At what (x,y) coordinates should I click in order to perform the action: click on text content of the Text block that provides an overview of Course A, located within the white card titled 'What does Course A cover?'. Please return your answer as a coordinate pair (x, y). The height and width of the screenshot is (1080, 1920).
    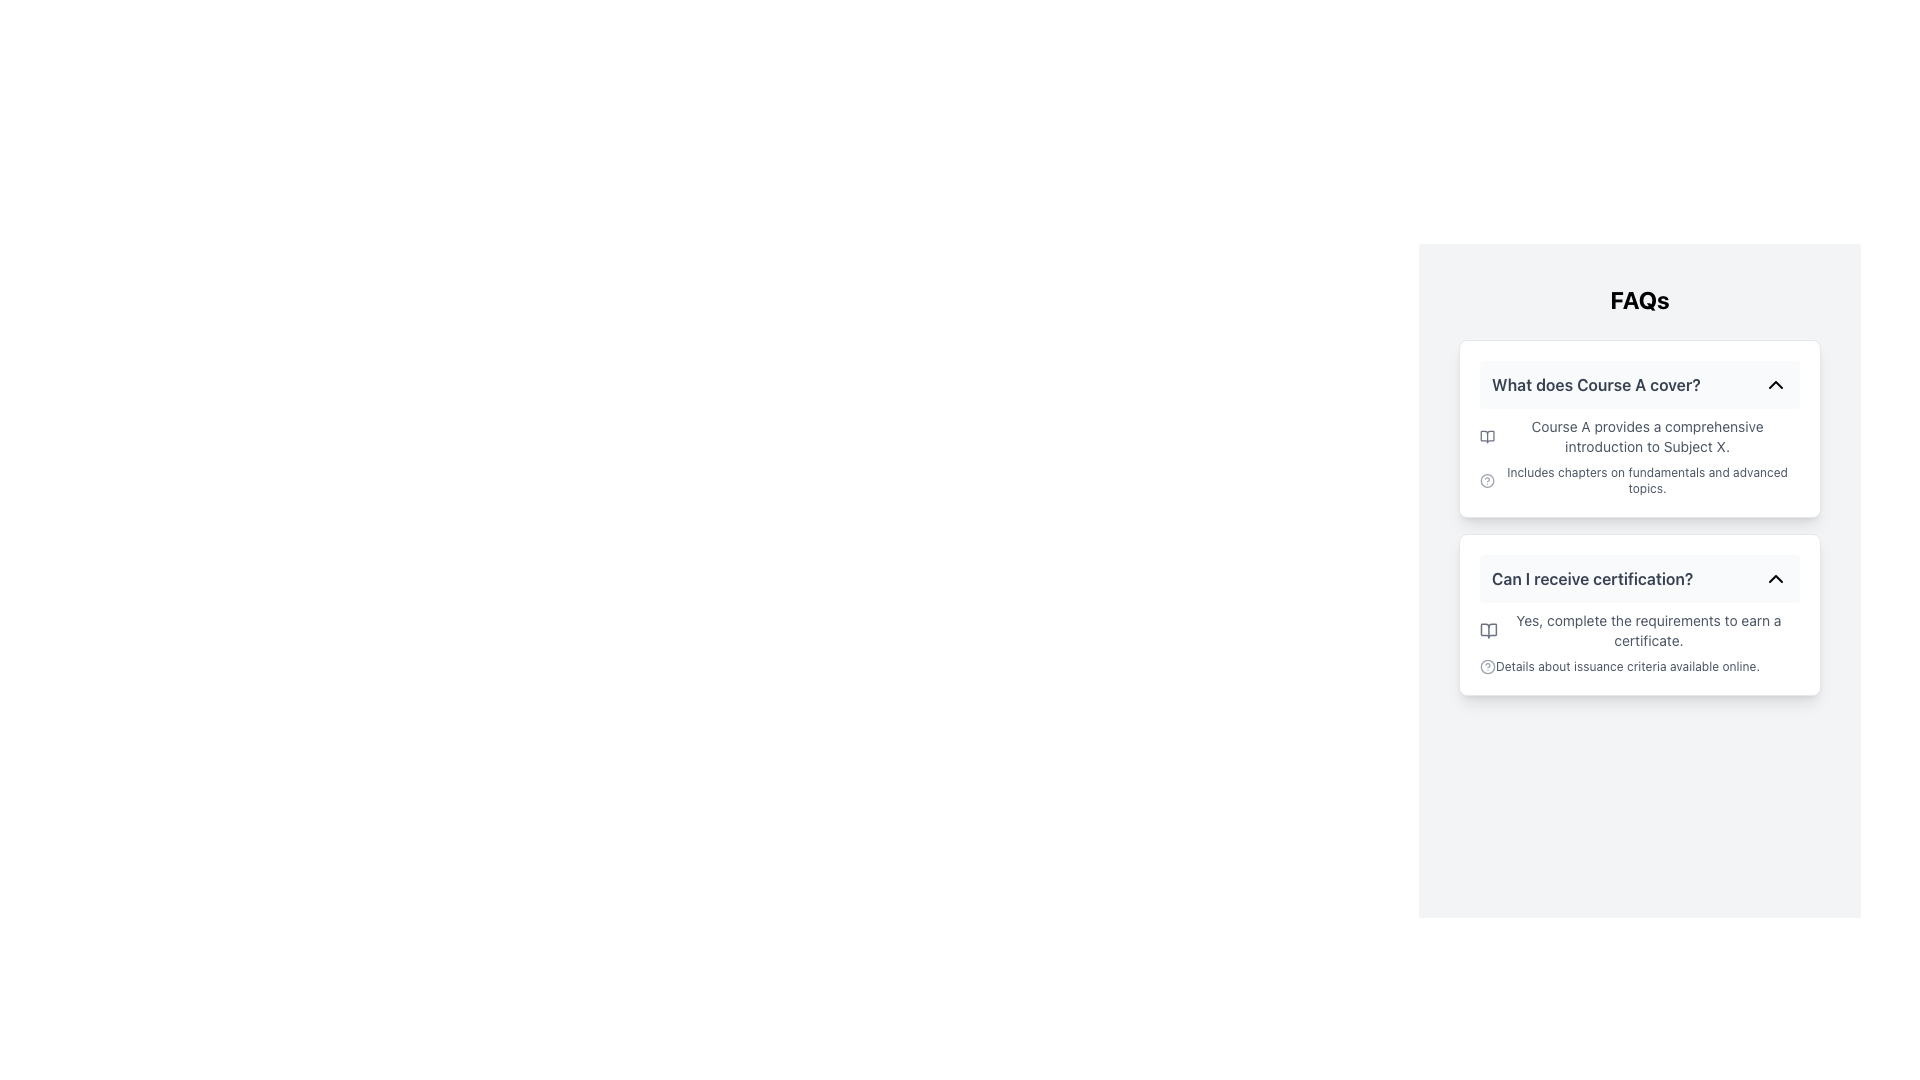
    Looking at the image, I should click on (1640, 456).